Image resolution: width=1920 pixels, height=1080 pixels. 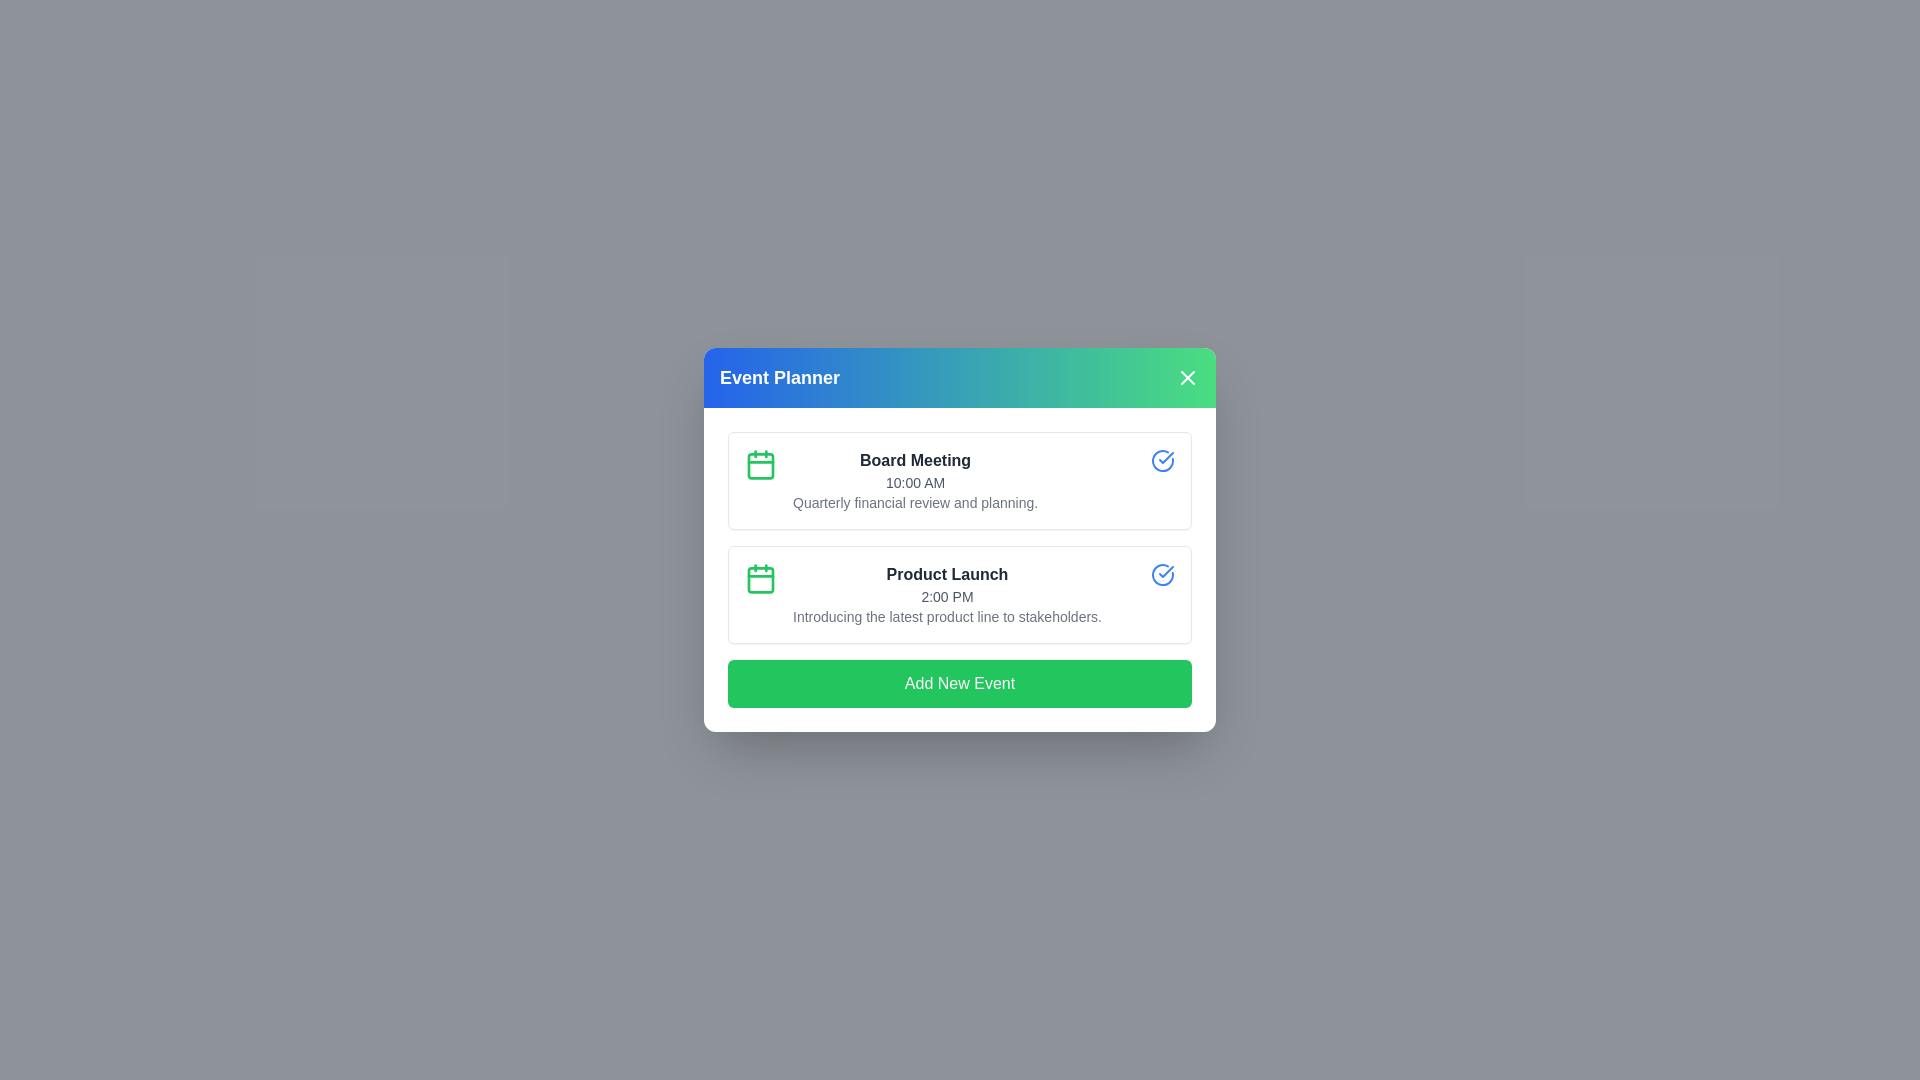 I want to click on the visual indicator representing the completed state for the 'Product Launch' event, located inside the circular icon towards the far-right of the entry row, so click(x=1162, y=461).